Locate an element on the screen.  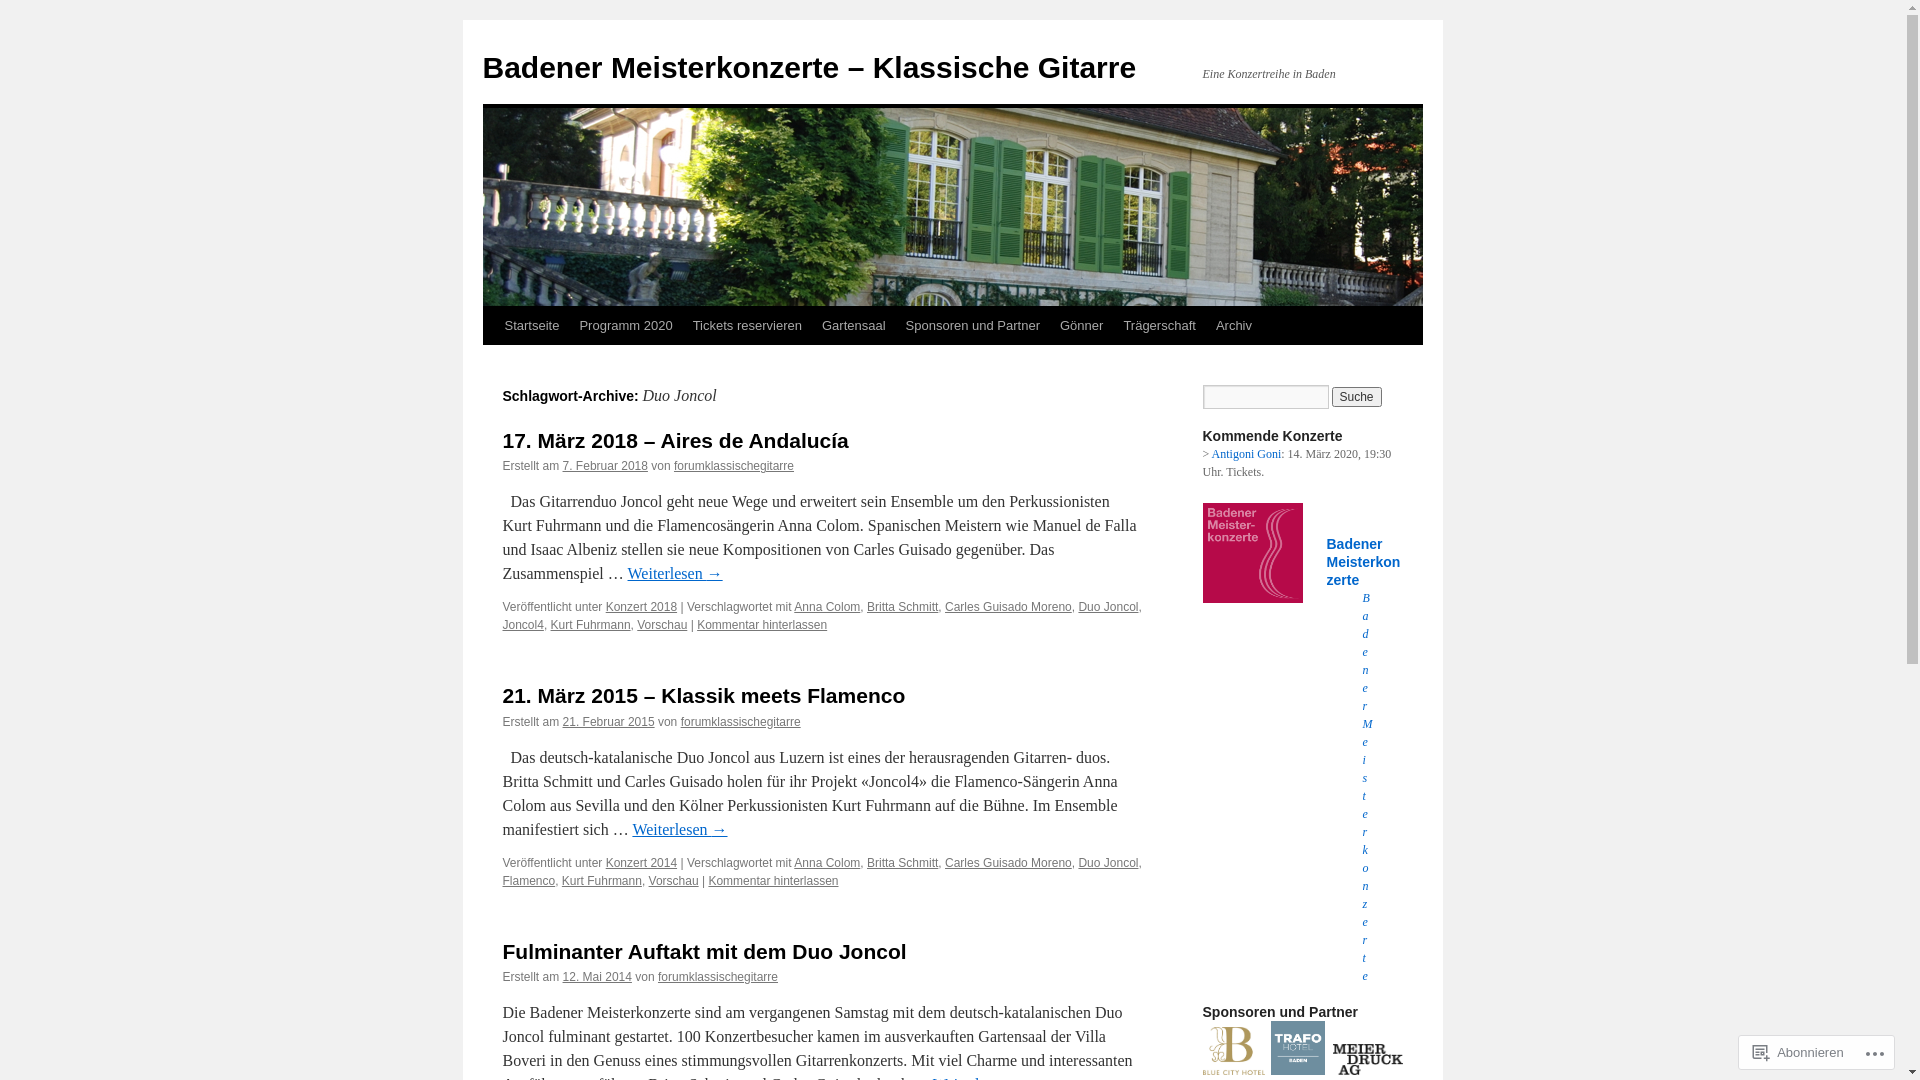
'forumklassischegitarre' is located at coordinates (739, 721).